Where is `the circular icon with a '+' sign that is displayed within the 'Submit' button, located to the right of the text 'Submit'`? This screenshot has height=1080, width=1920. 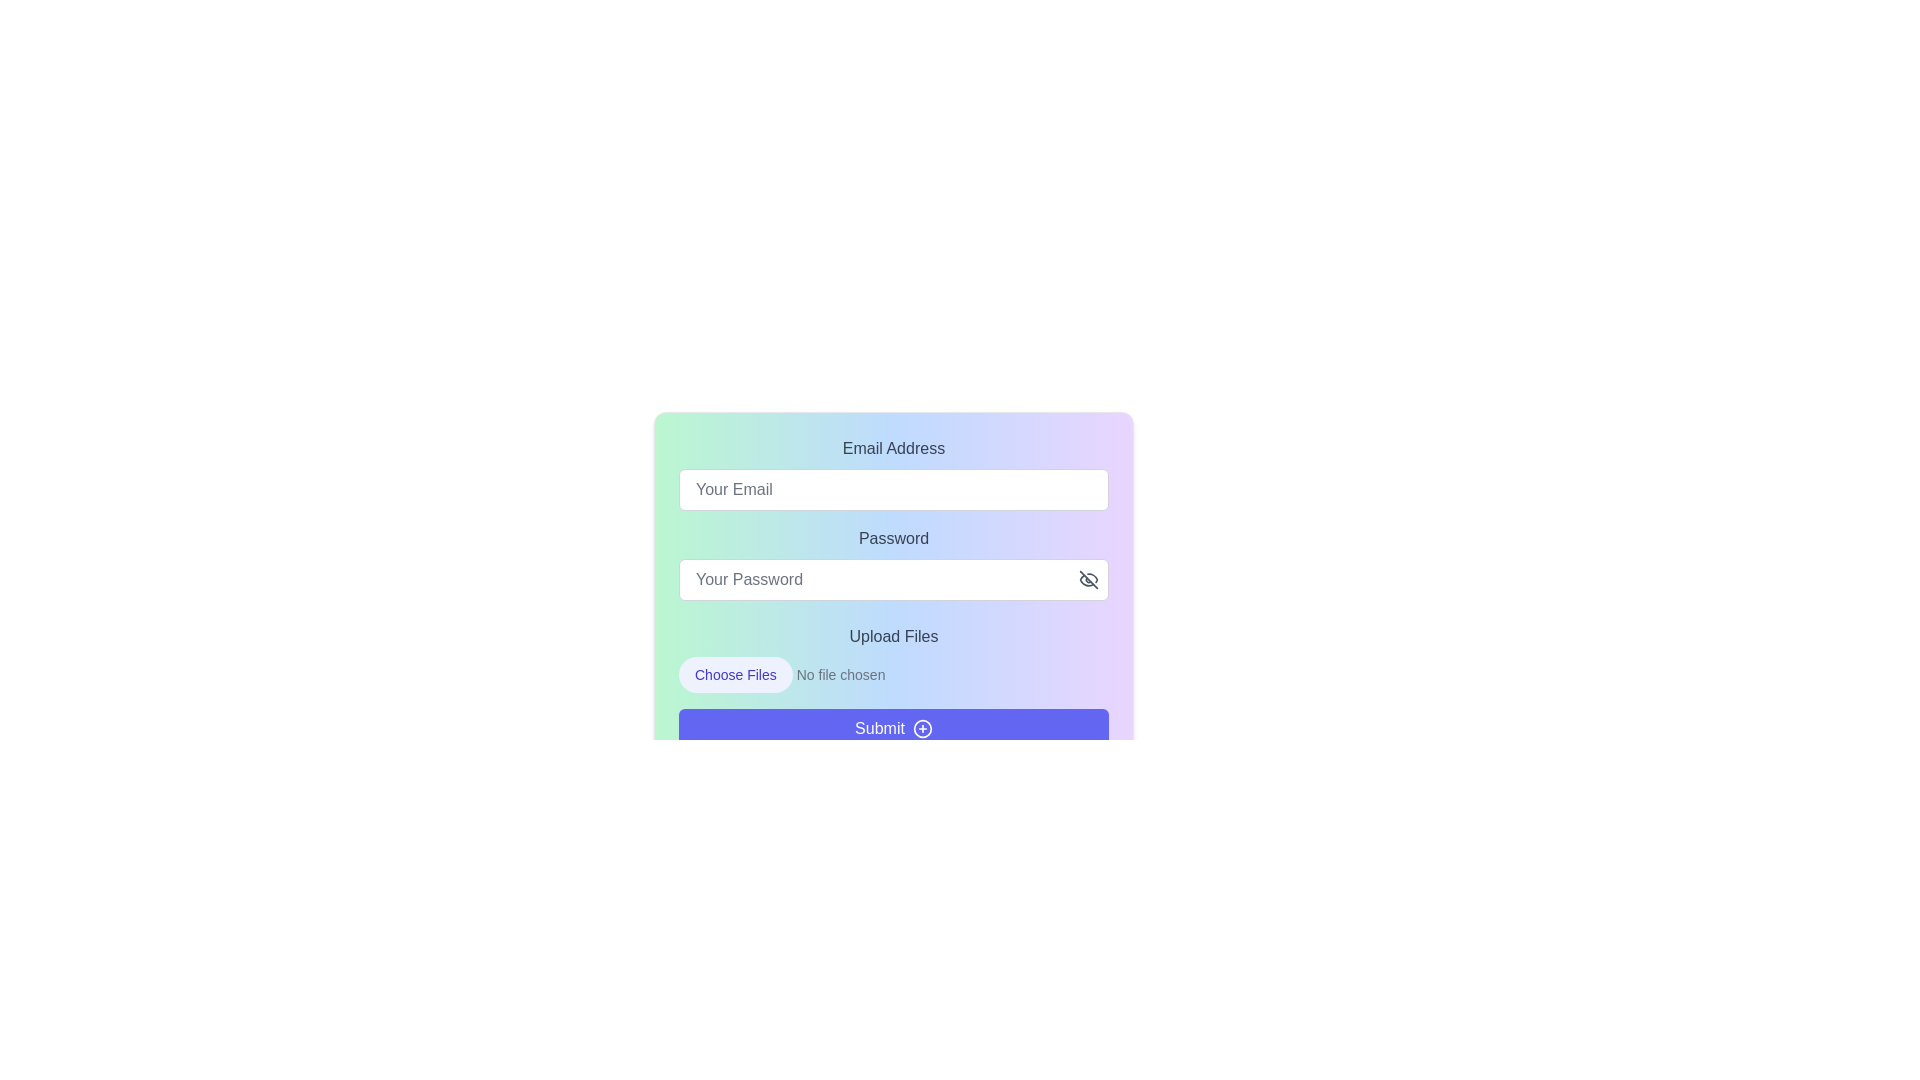 the circular icon with a '+' sign that is displayed within the 'Submit' button, located to the right of the text 'Submit' is located at coordinates (921, 729).